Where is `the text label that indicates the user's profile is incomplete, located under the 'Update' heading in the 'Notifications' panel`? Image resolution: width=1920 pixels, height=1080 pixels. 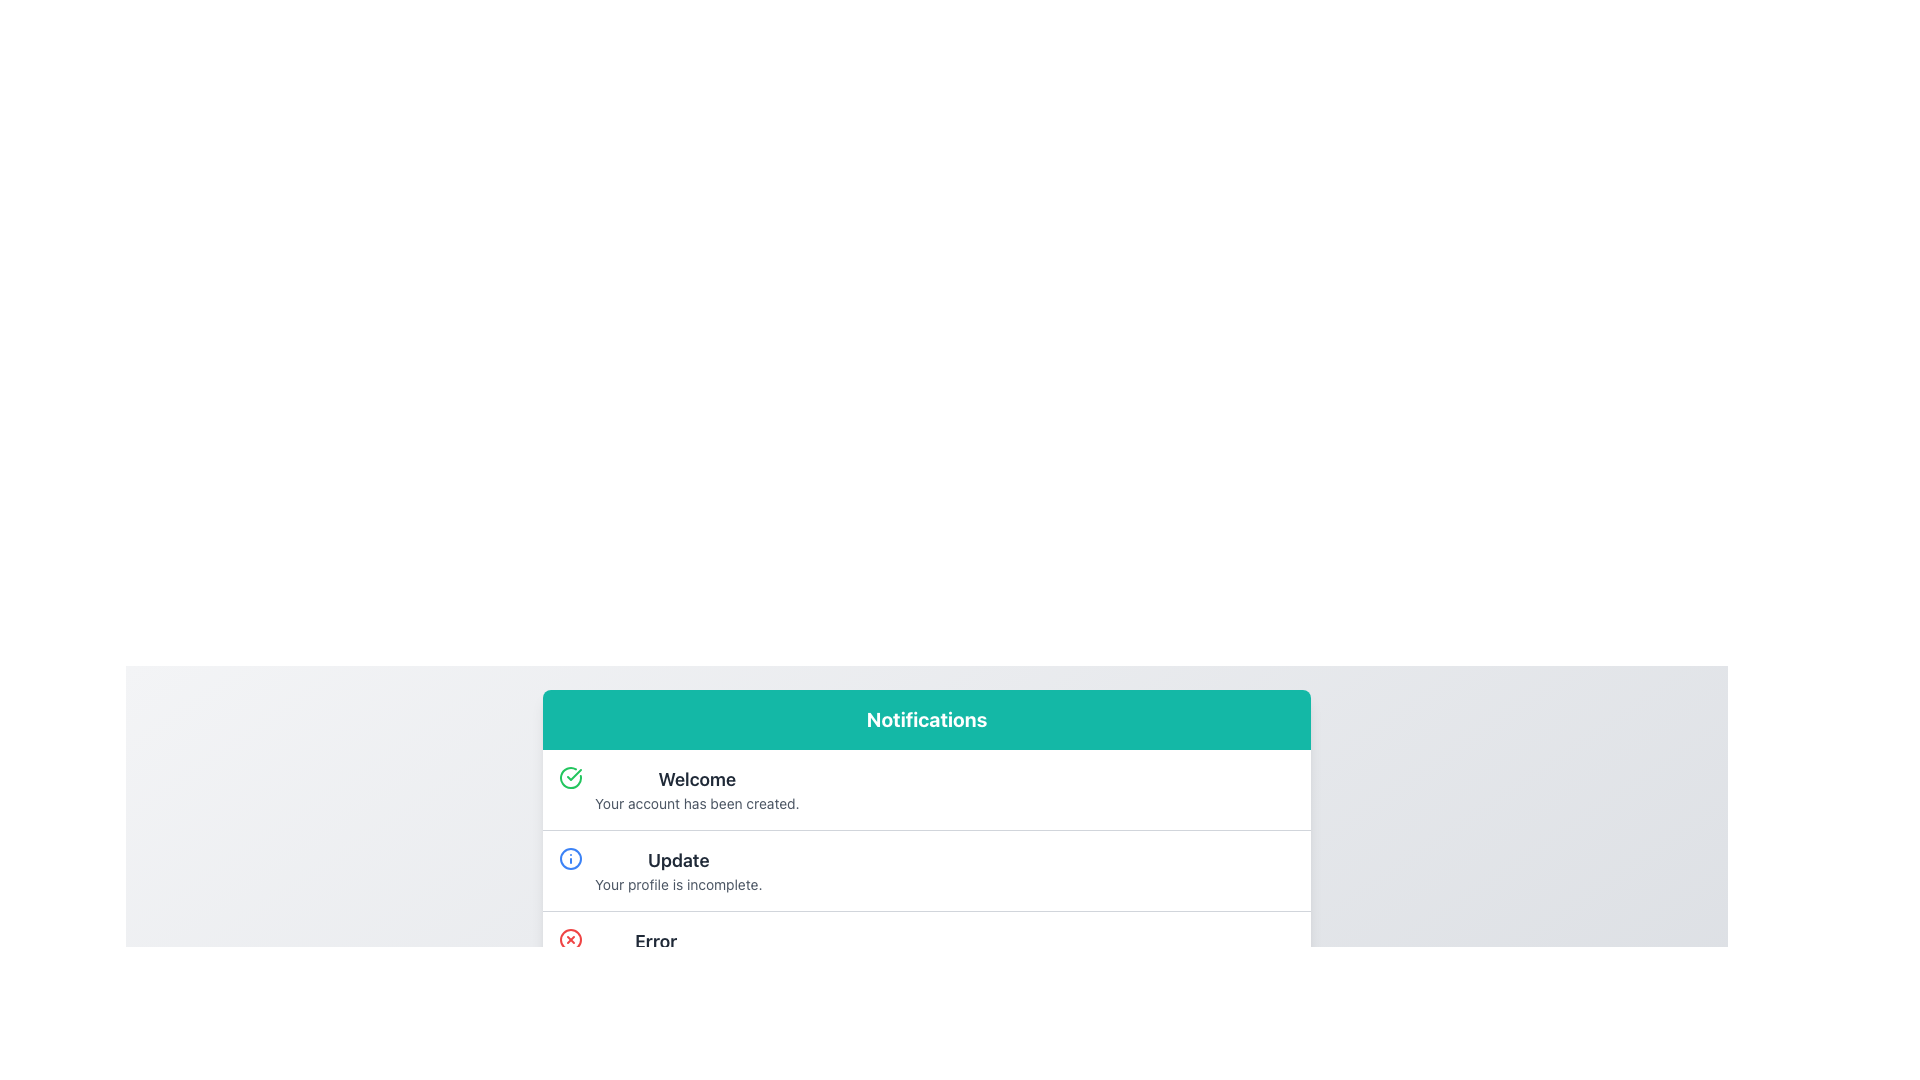 the text label that indicates the user's profile is incomplete, located under the 'Update' heading in the 'Notifications' panel is located at coordinates (678, 883).